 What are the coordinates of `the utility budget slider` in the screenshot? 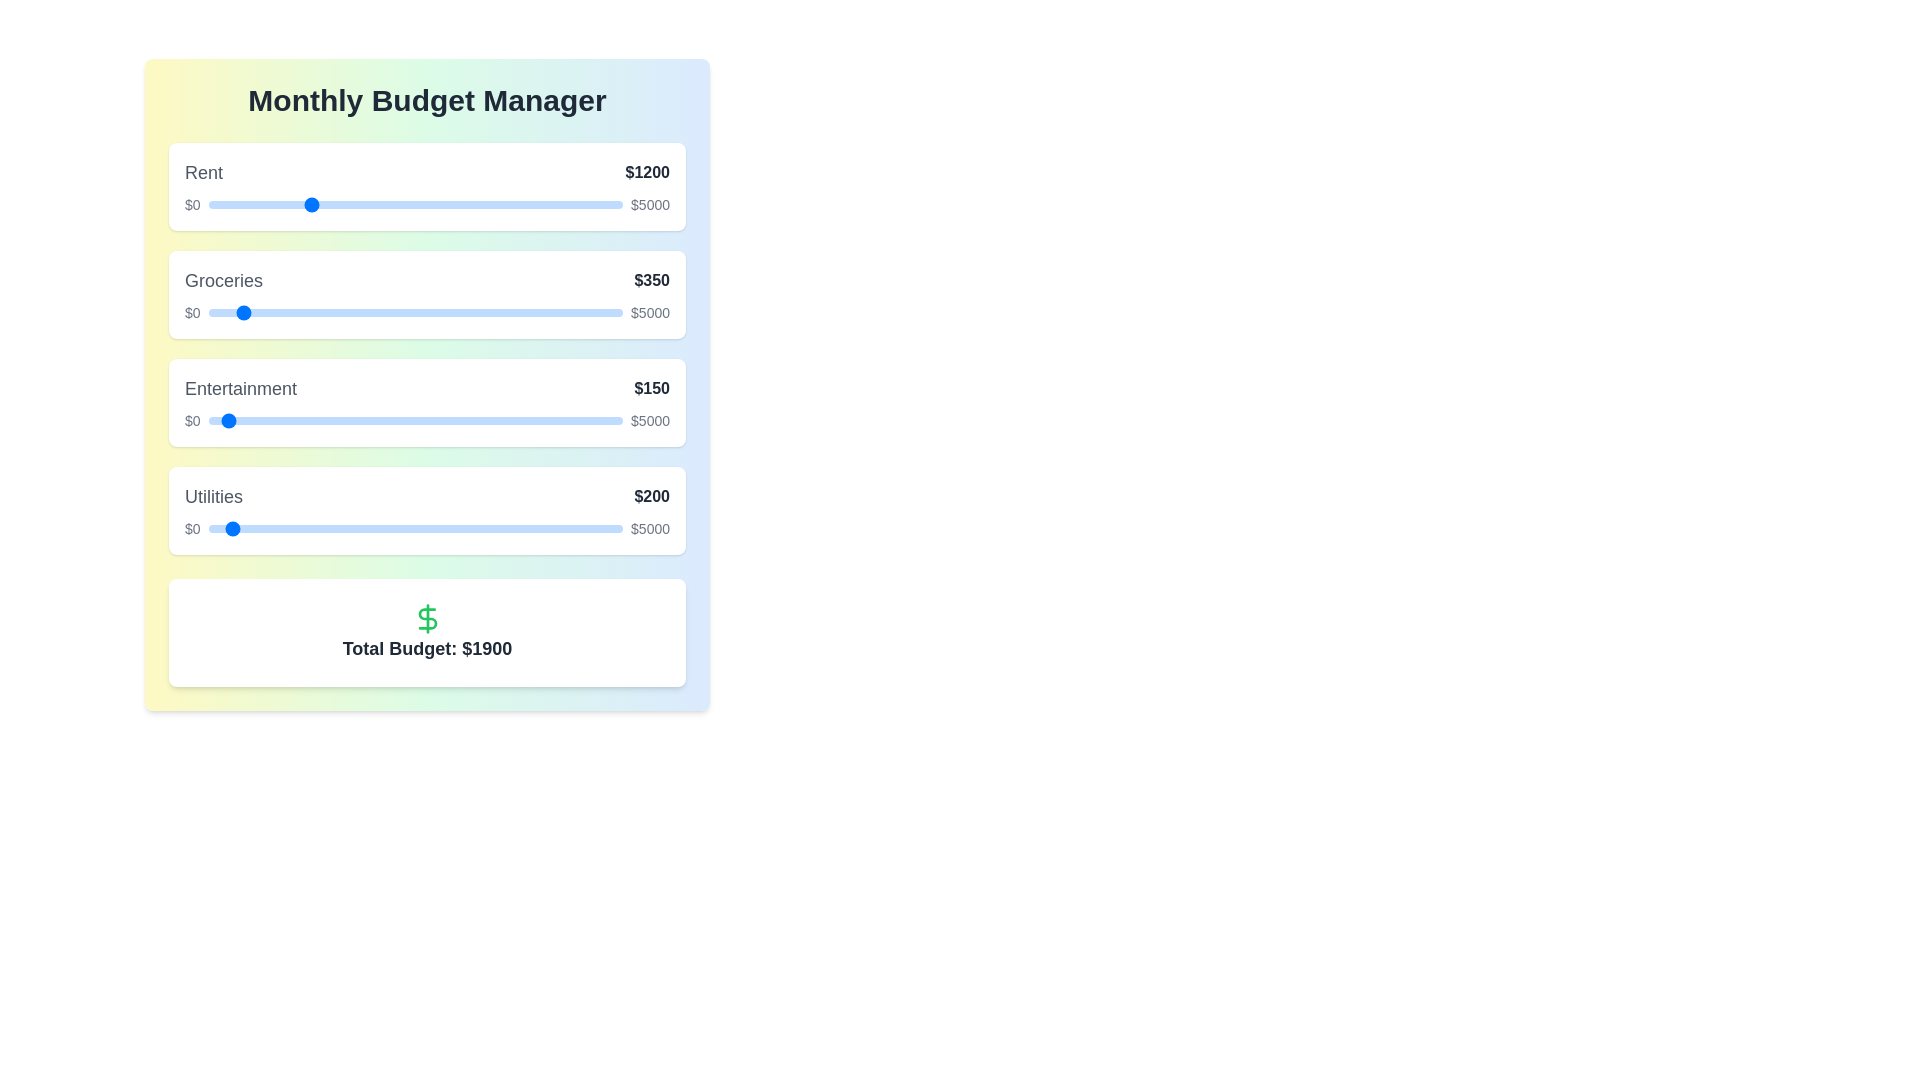 It's located at (442, 527).